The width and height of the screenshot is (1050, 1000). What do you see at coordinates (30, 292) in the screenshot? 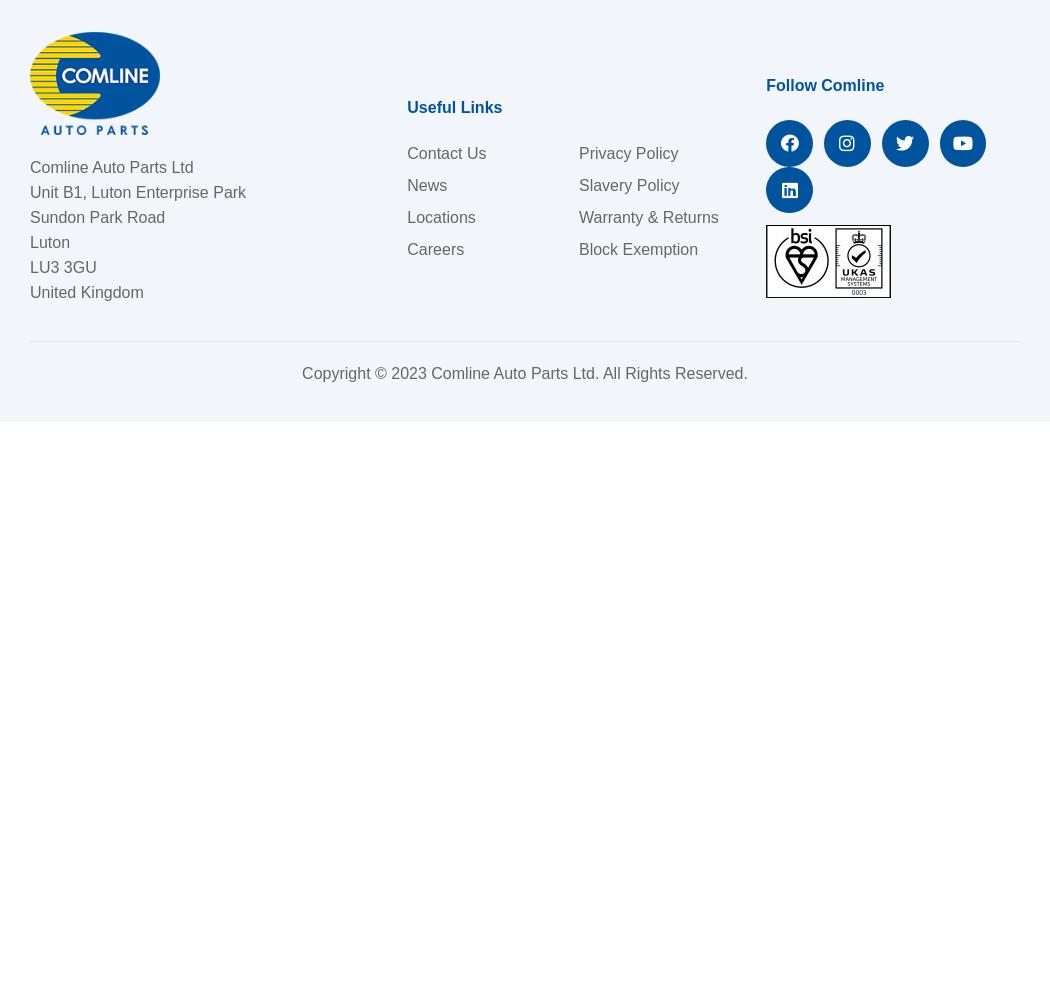
I see `'United Kingdom'` at bounding box center [30, 292].